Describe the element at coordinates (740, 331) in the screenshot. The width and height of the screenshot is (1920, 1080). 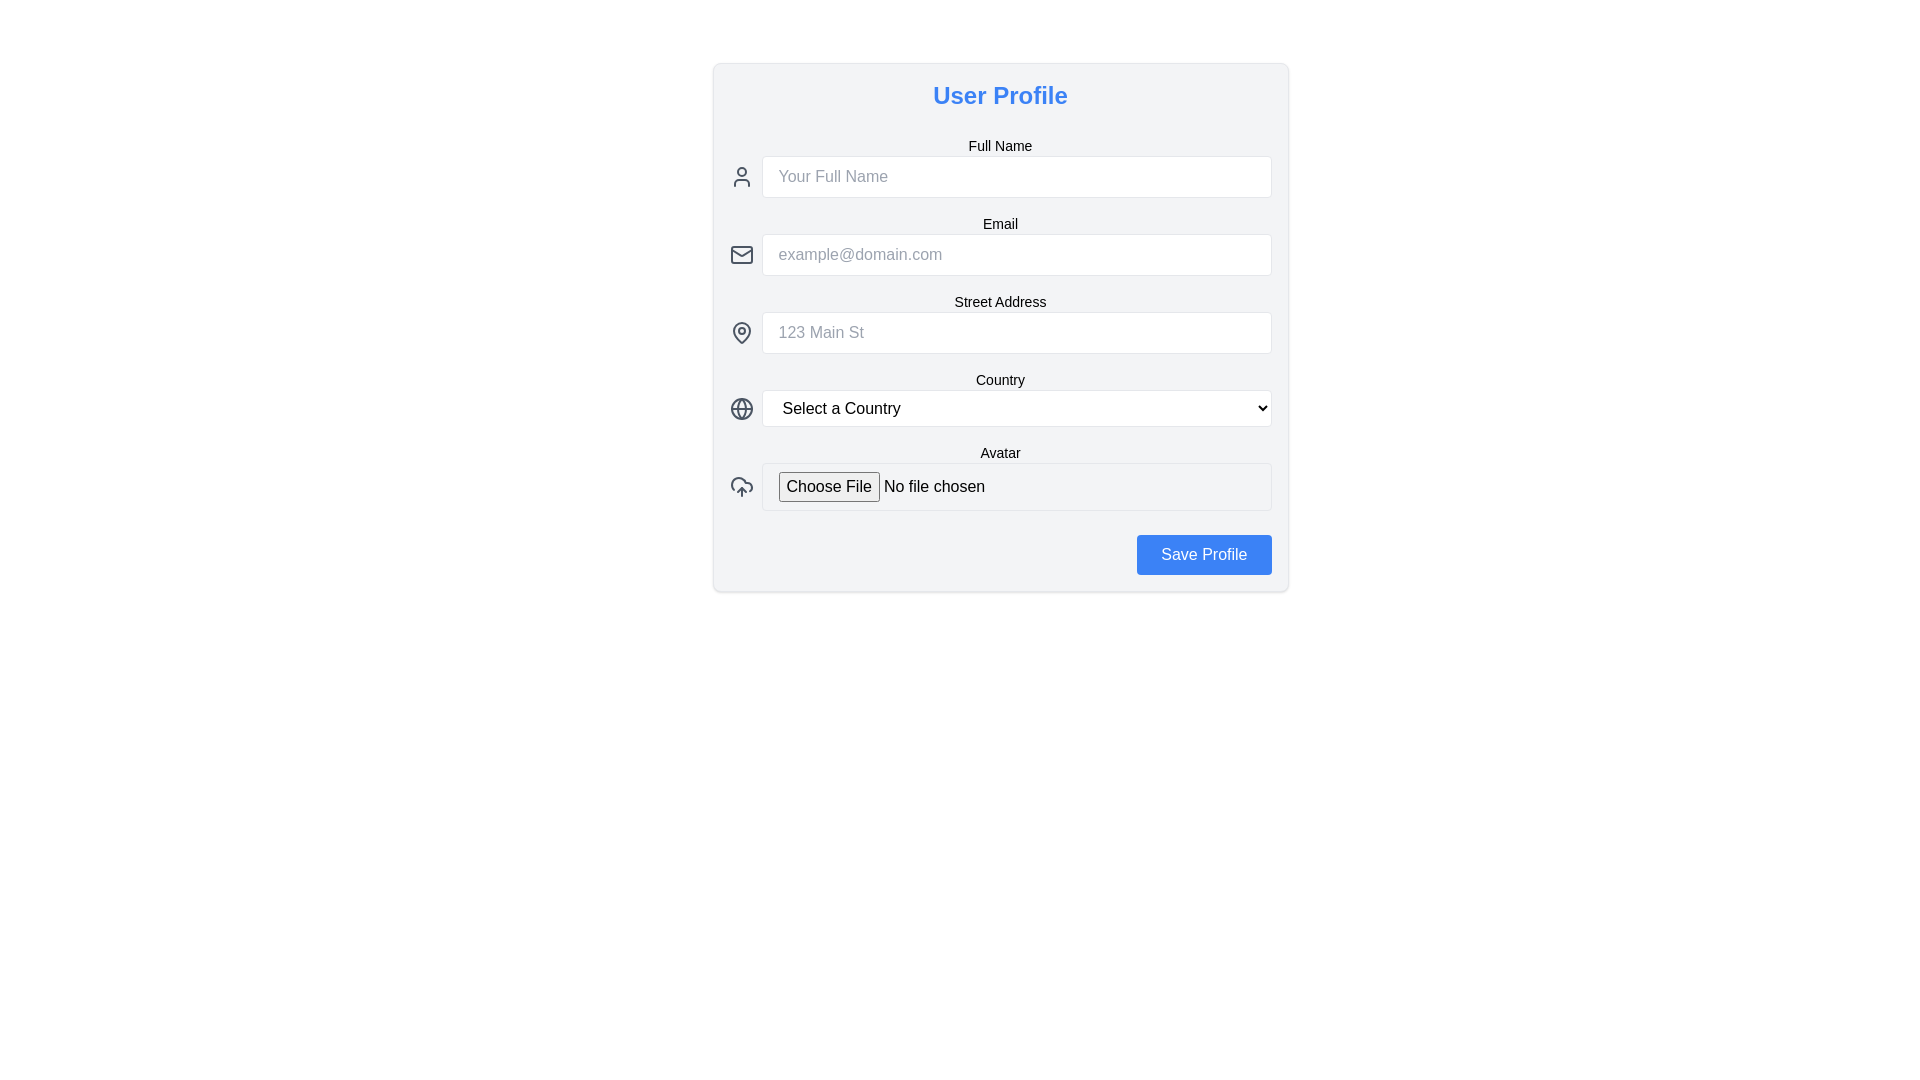
I see `the gray map pin icon located to the left of the 'Street Address' input field, aligned vertically to its center` at that location.